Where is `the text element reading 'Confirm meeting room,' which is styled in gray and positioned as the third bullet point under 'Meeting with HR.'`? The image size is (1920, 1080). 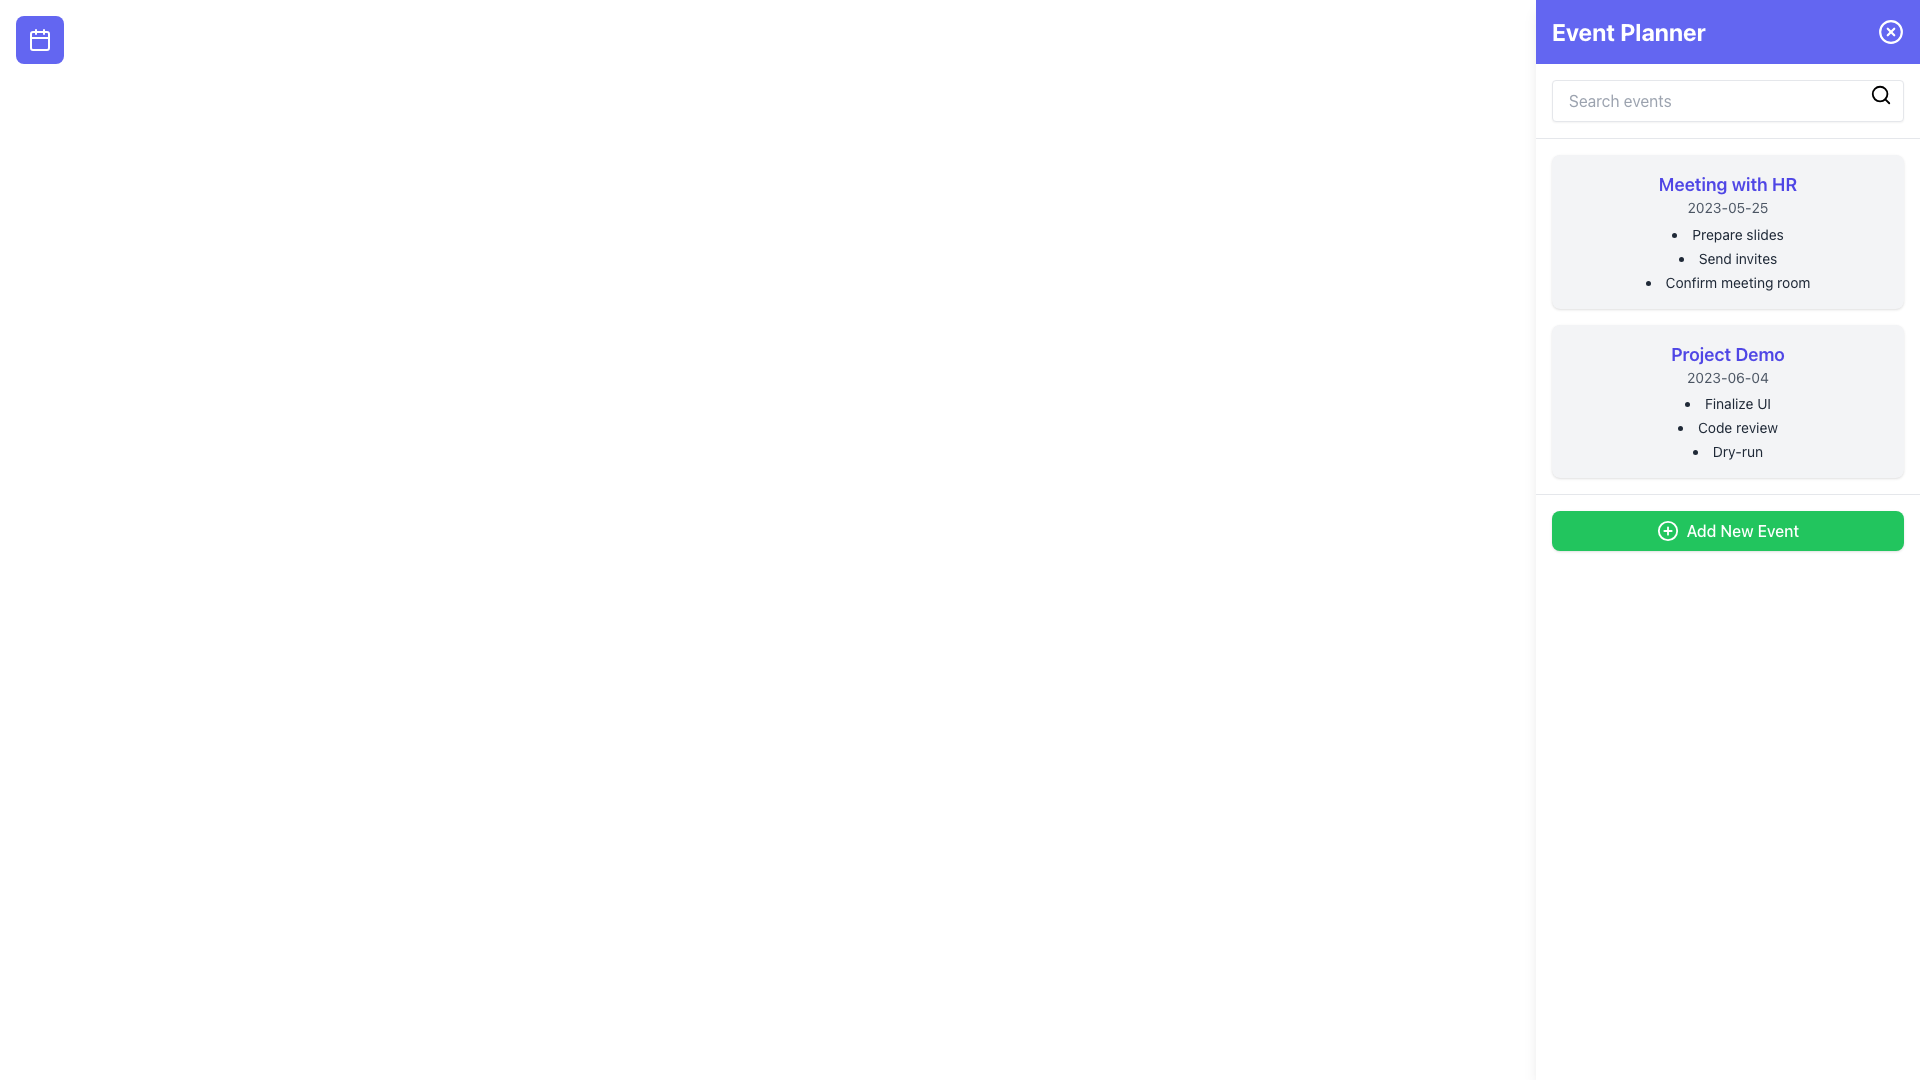
the text element reading 'Confirm meeting room,' which is styled in gray and positioned as the third bullet point under 'Meeting with HR.' is located at coordinates (1727, 282).